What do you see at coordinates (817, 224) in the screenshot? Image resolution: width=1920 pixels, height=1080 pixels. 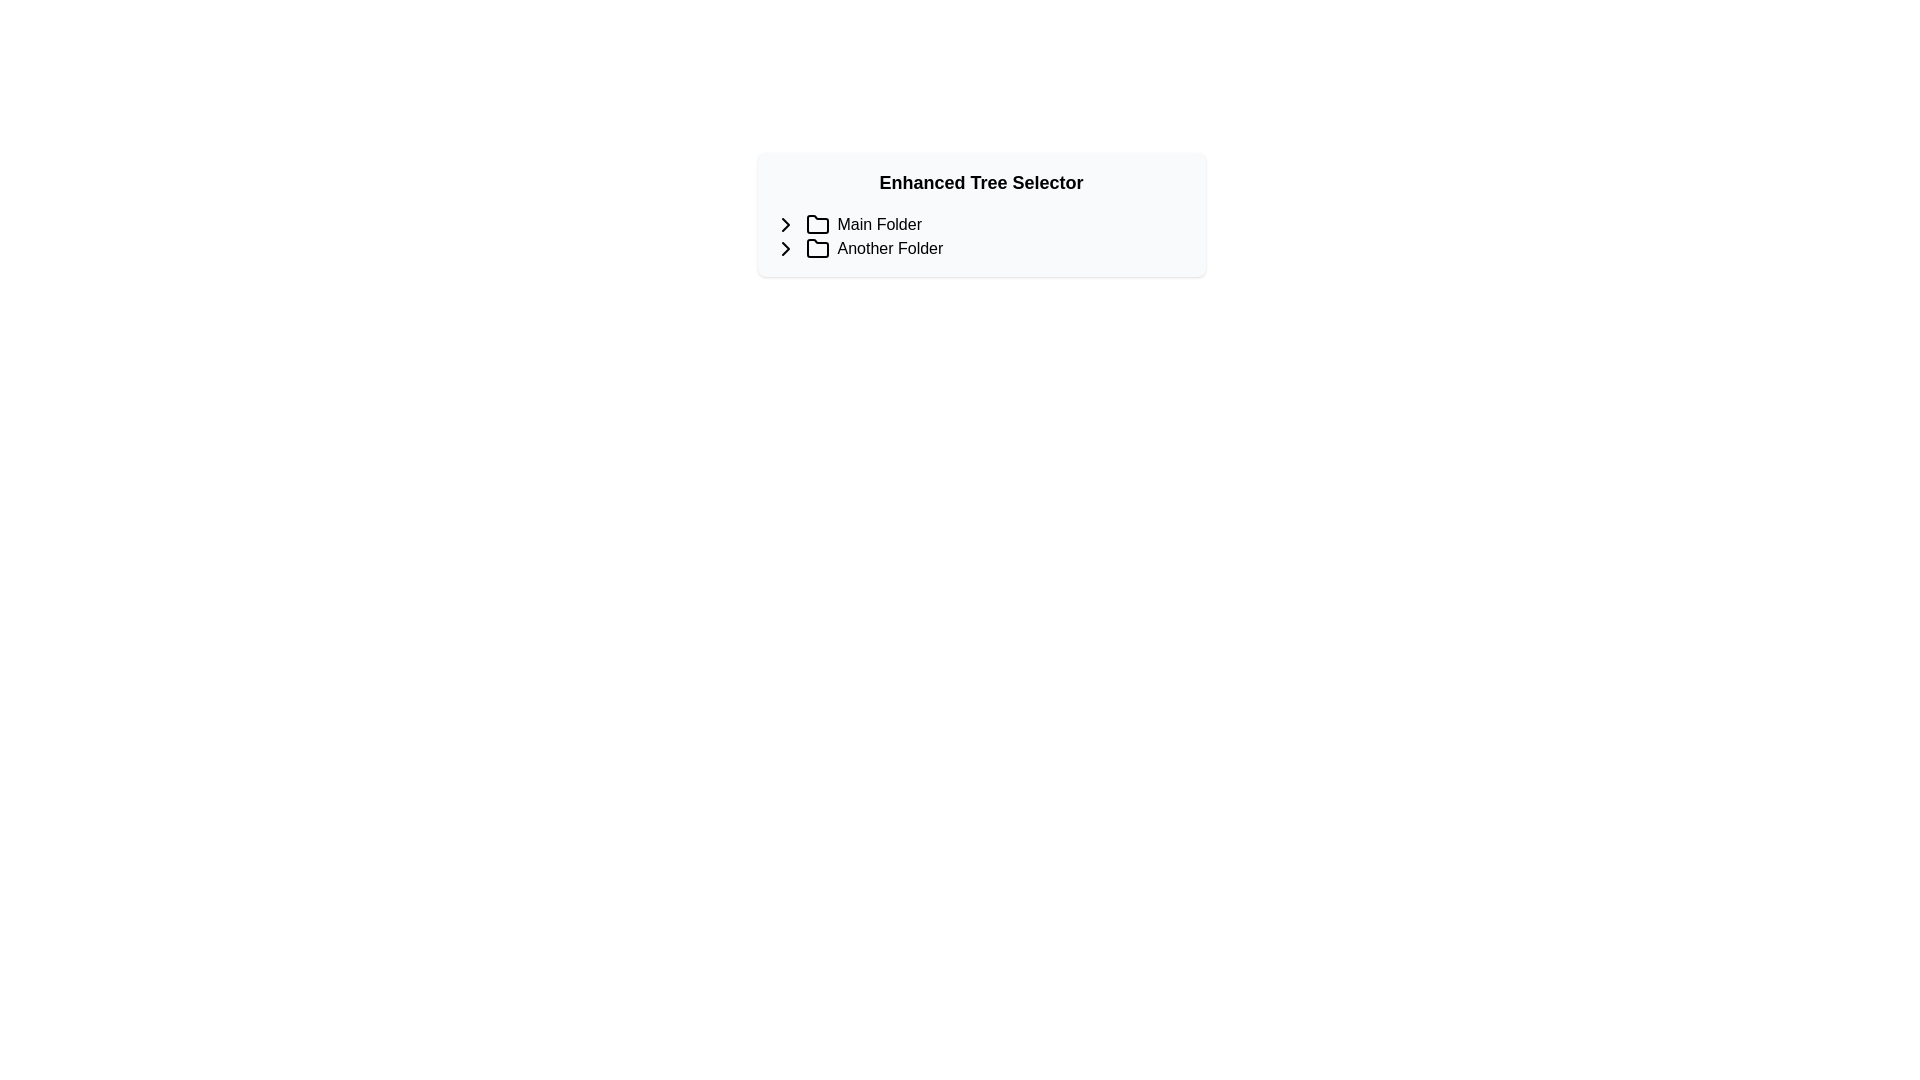 I see `the folder icon located to the left of the 'Main Folder' label in the 'Enhanced Tree Selector' list` at bounding box center [817, 224].